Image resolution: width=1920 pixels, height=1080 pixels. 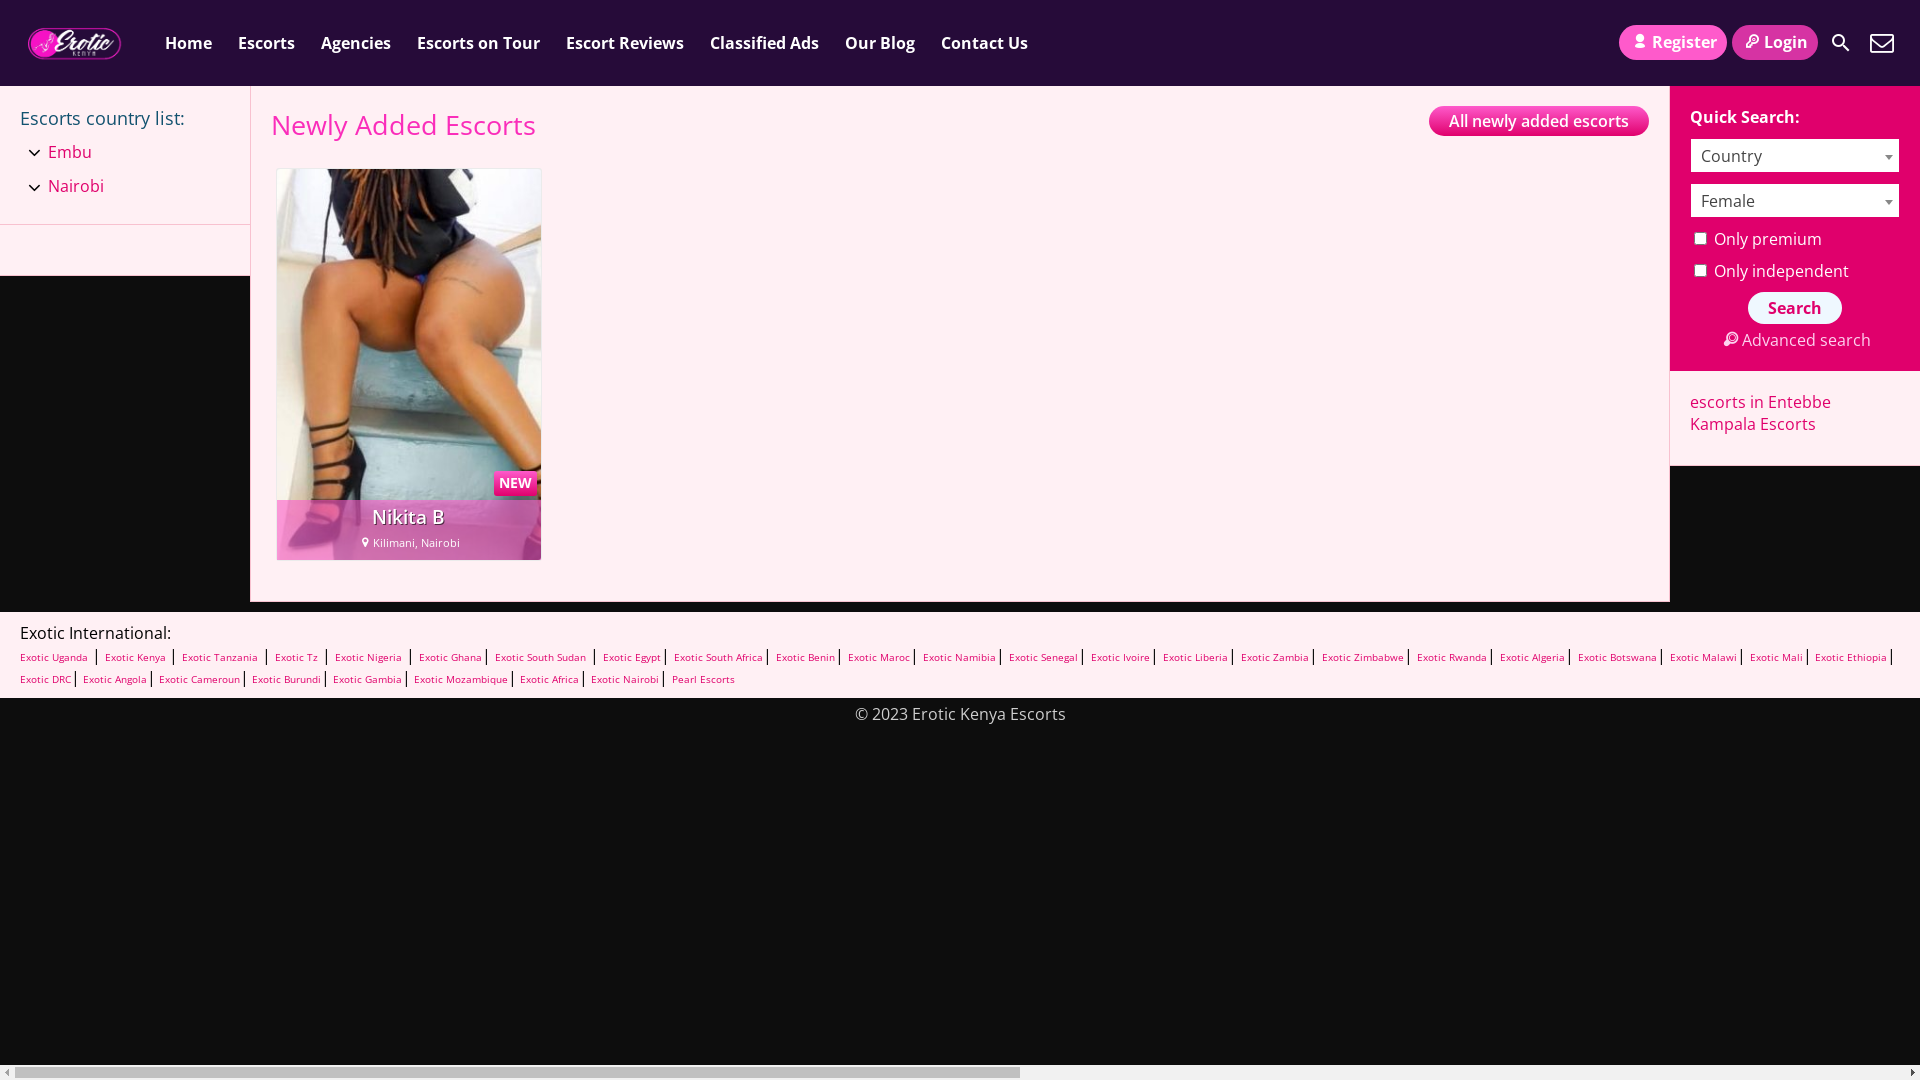 What do you see at coordinates (295, 656) in the screenshot?
I see `'Exotic Tz'` at bounding box center [295, 656].